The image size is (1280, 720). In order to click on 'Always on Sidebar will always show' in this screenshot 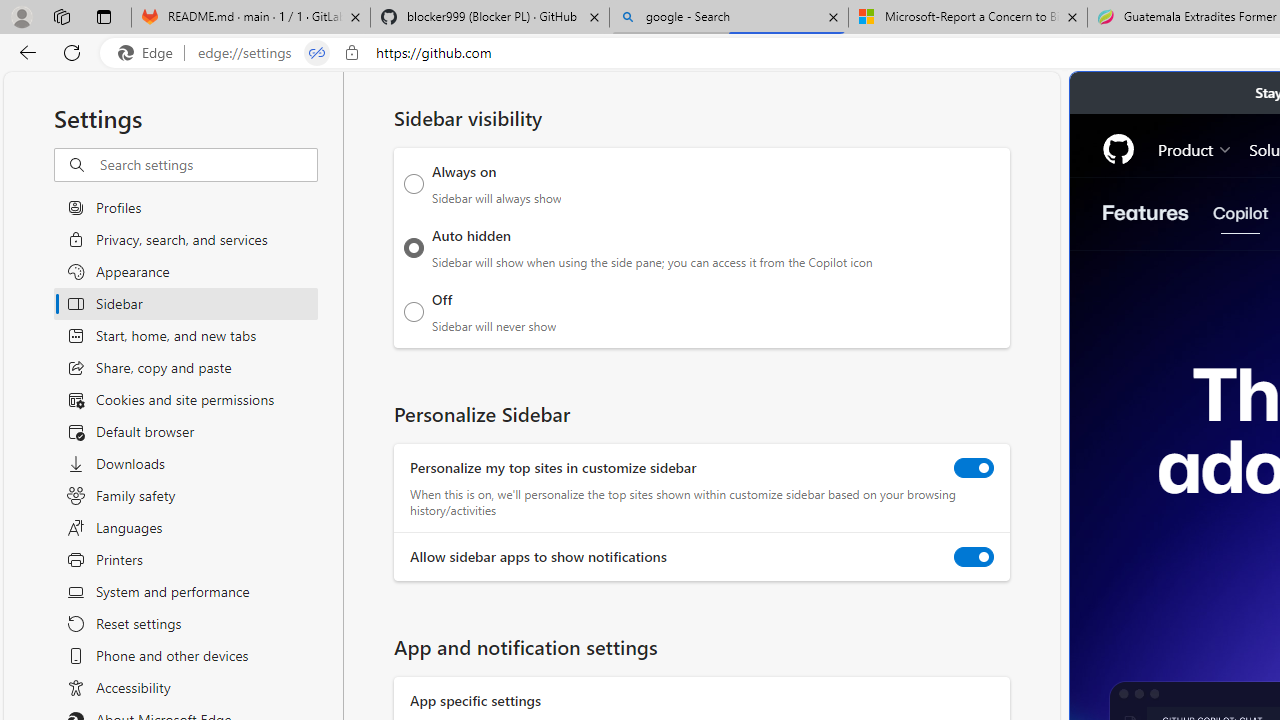, I will do `click(413, 183)`.